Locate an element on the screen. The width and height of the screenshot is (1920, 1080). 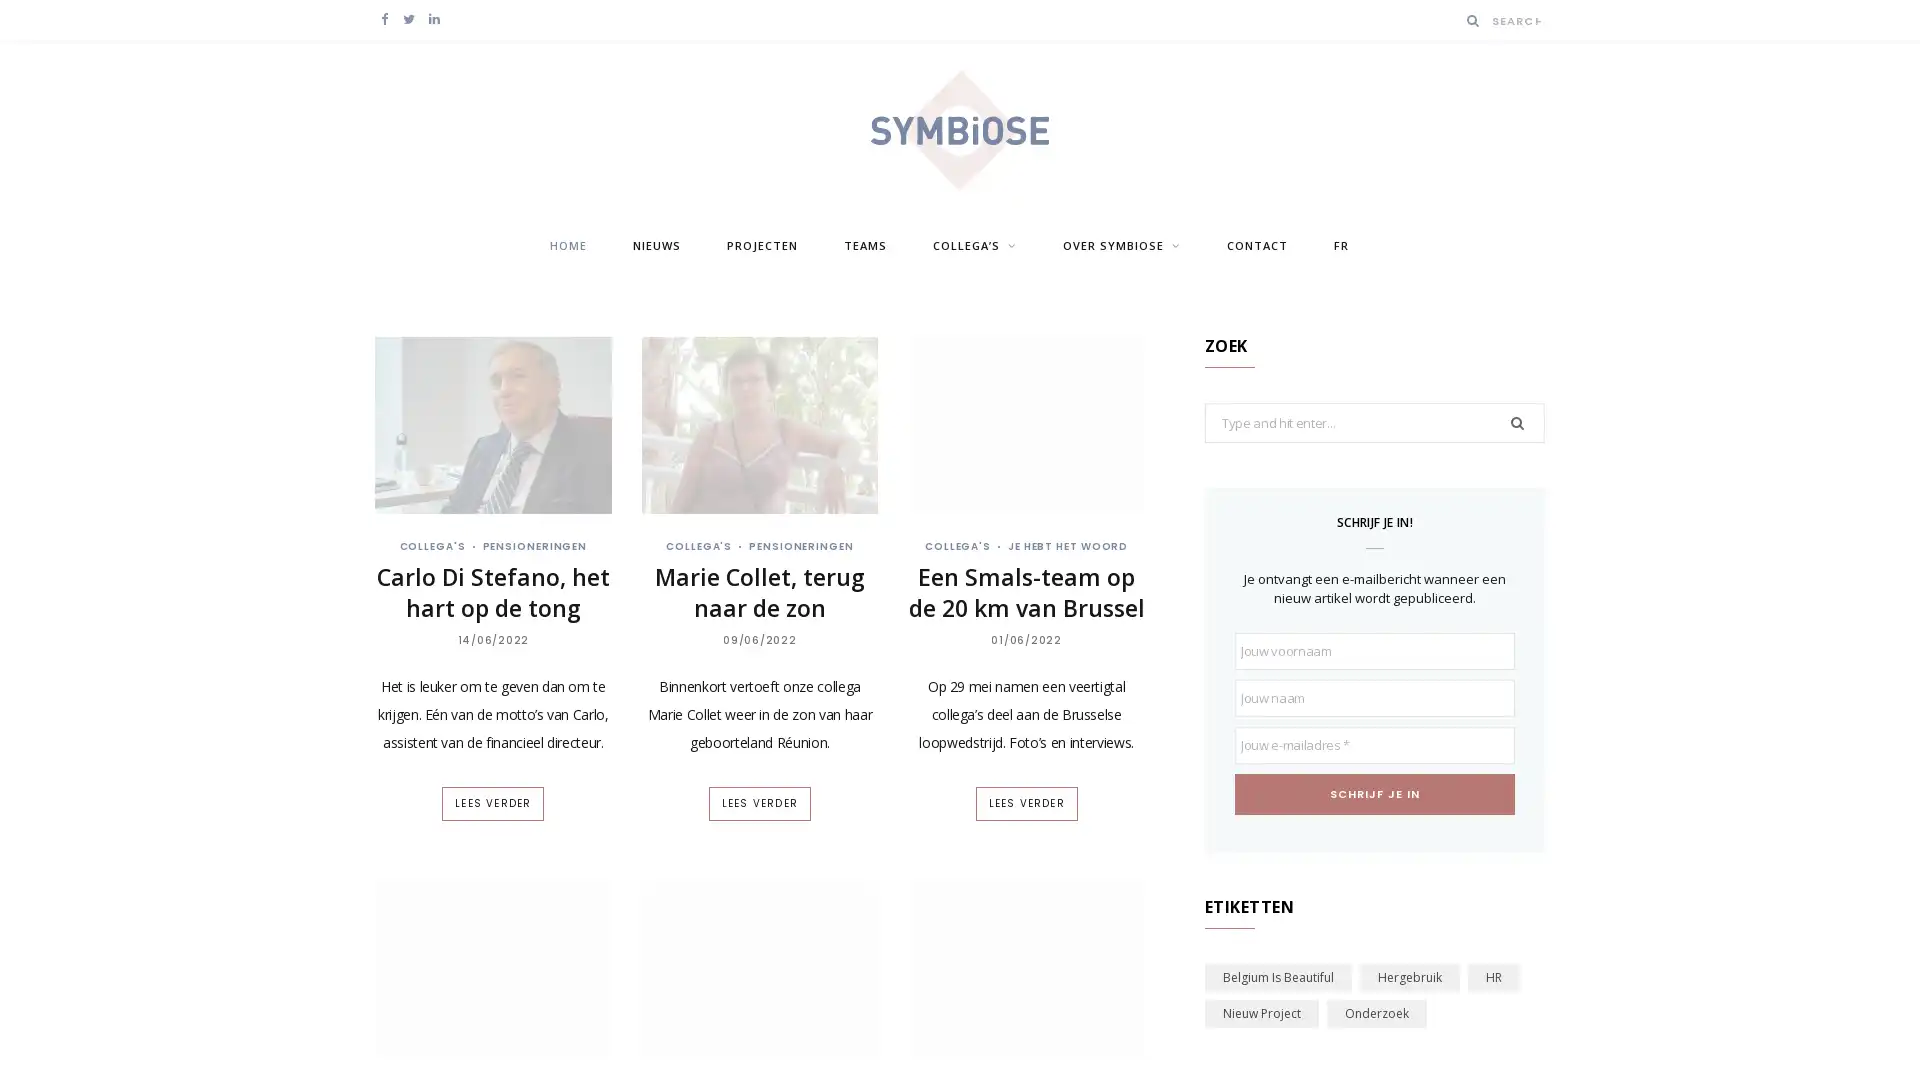
Schrijf je in is located at coordinates (1373, 792).